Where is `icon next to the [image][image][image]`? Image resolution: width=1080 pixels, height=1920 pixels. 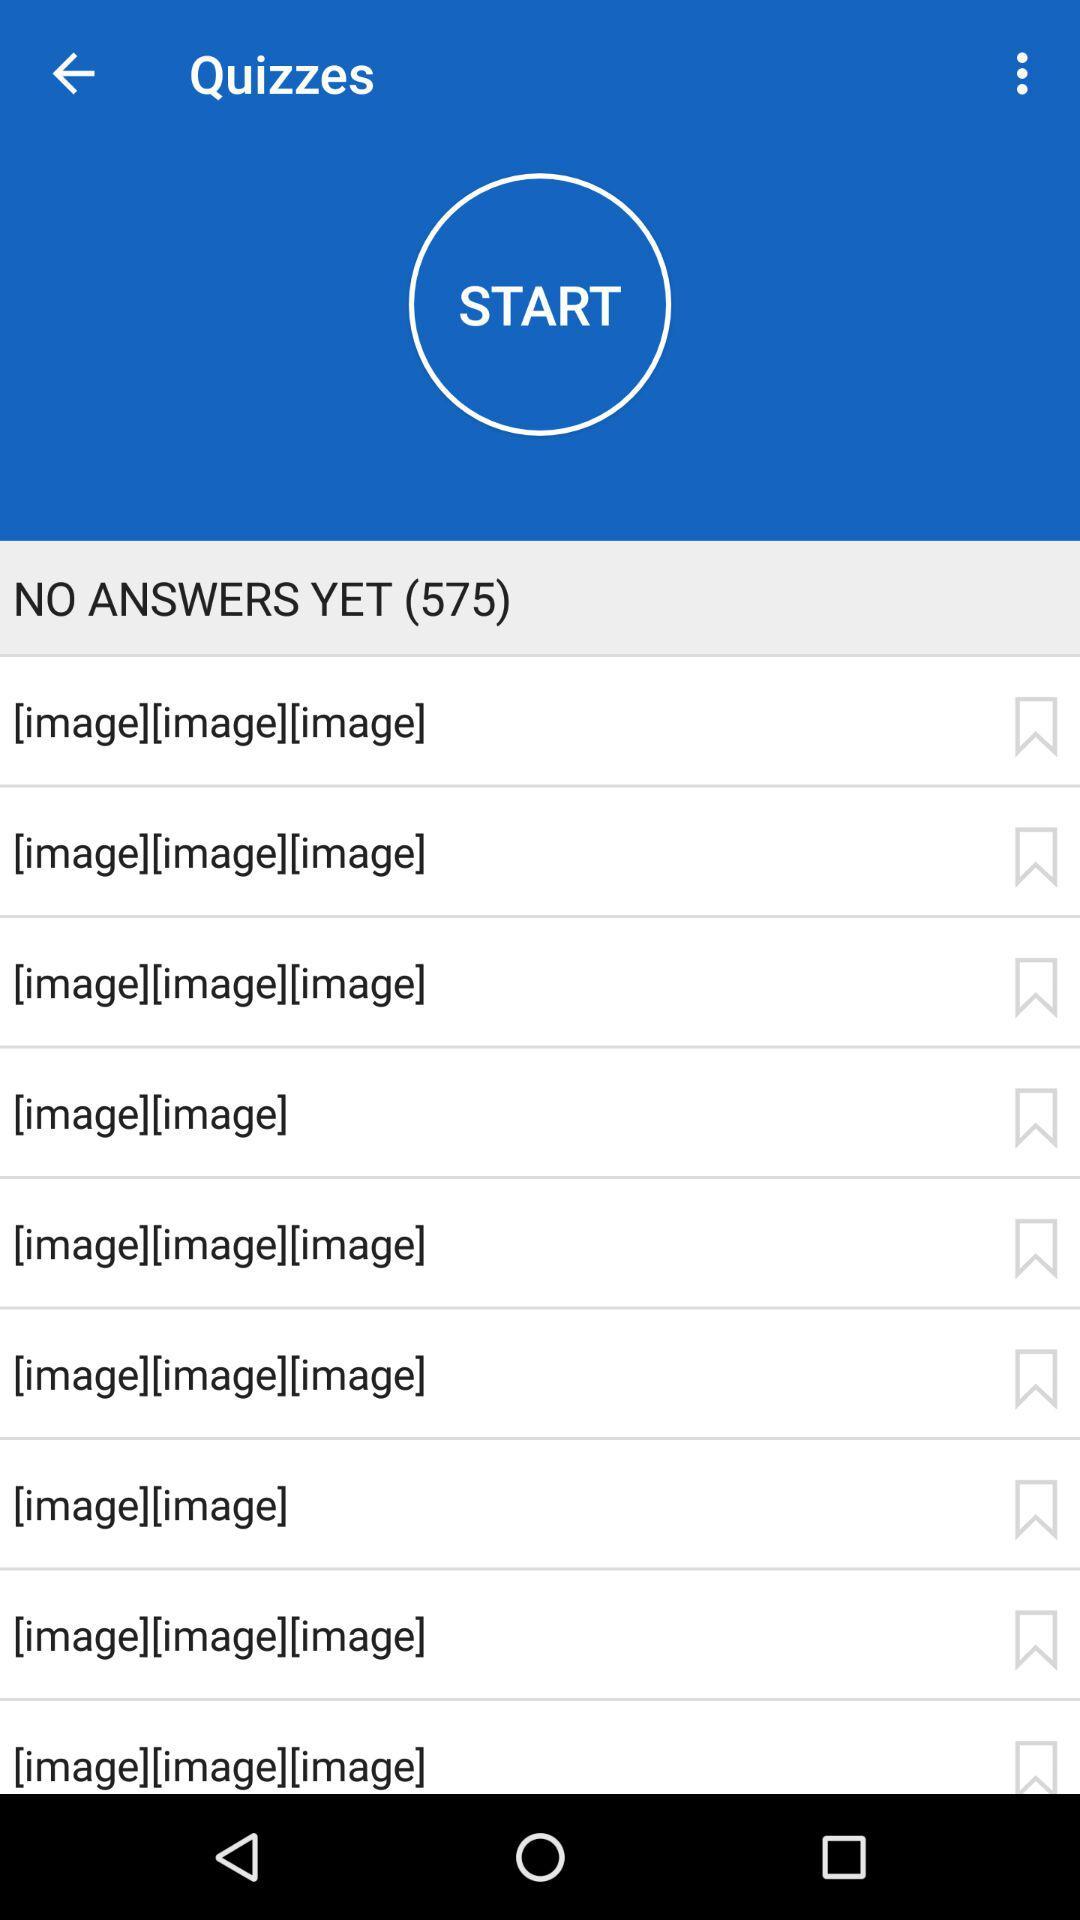 icon next to the [image][image][image] is located at coordinates (1035, 857).